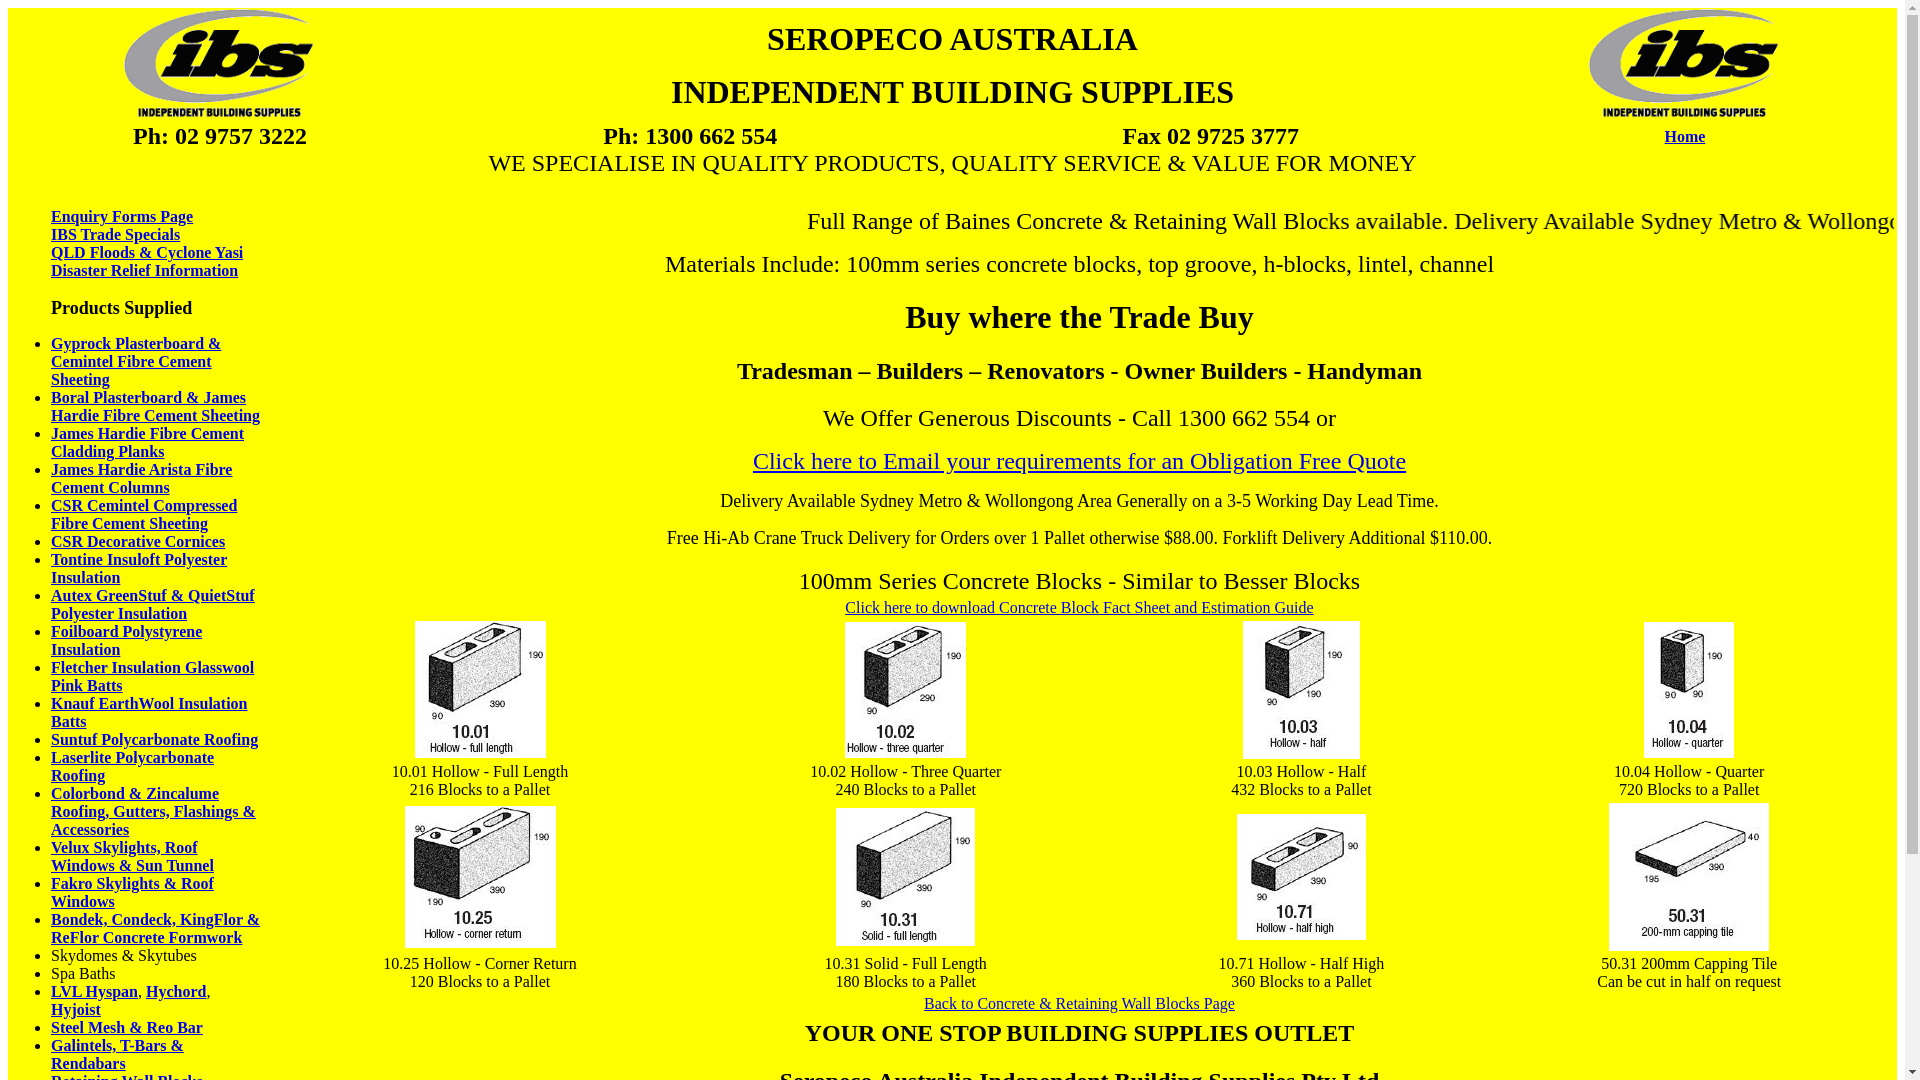  Describe the element at coordinates (151, 675) in the screenshot. I see `'Fletcher Insulation Glasswool Pink Batts'` at that location.